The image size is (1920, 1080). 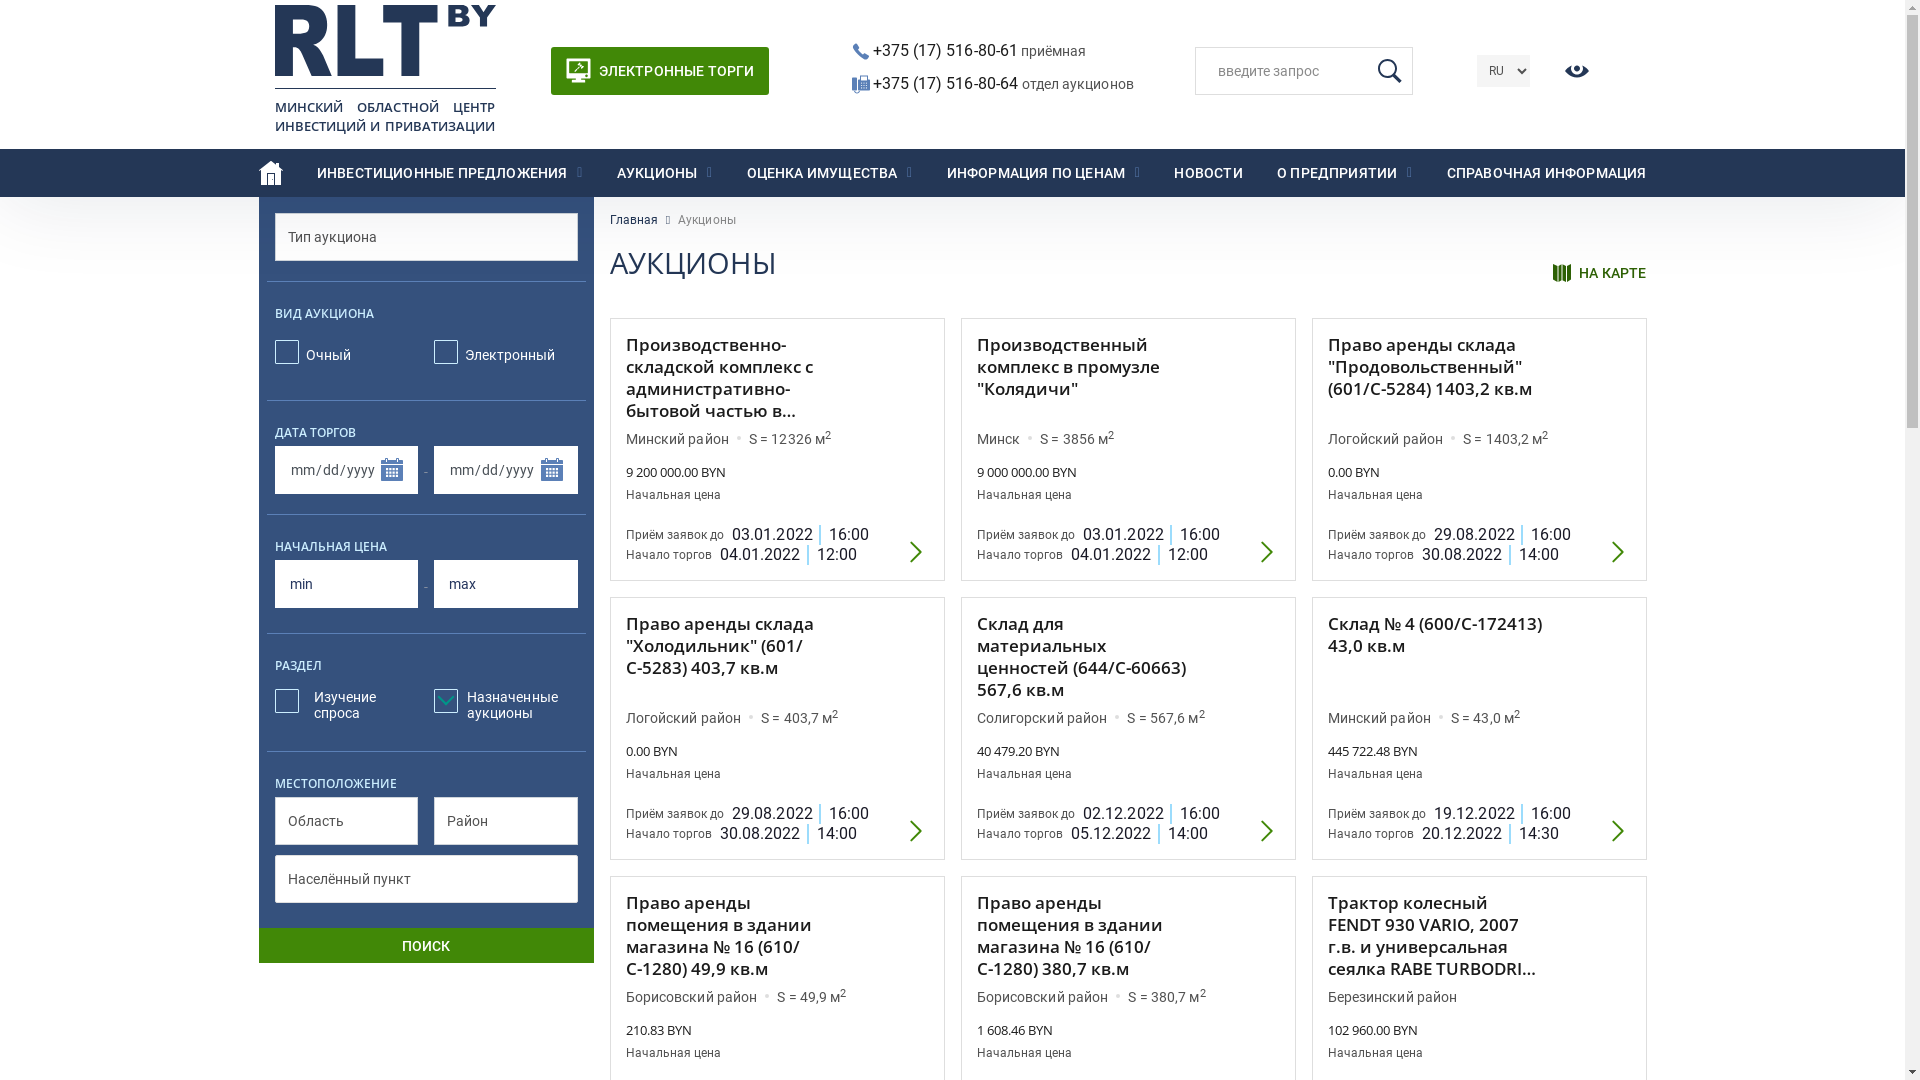 I want to click on '+375 (17) 516-80-61', so click(x=944, y=48).